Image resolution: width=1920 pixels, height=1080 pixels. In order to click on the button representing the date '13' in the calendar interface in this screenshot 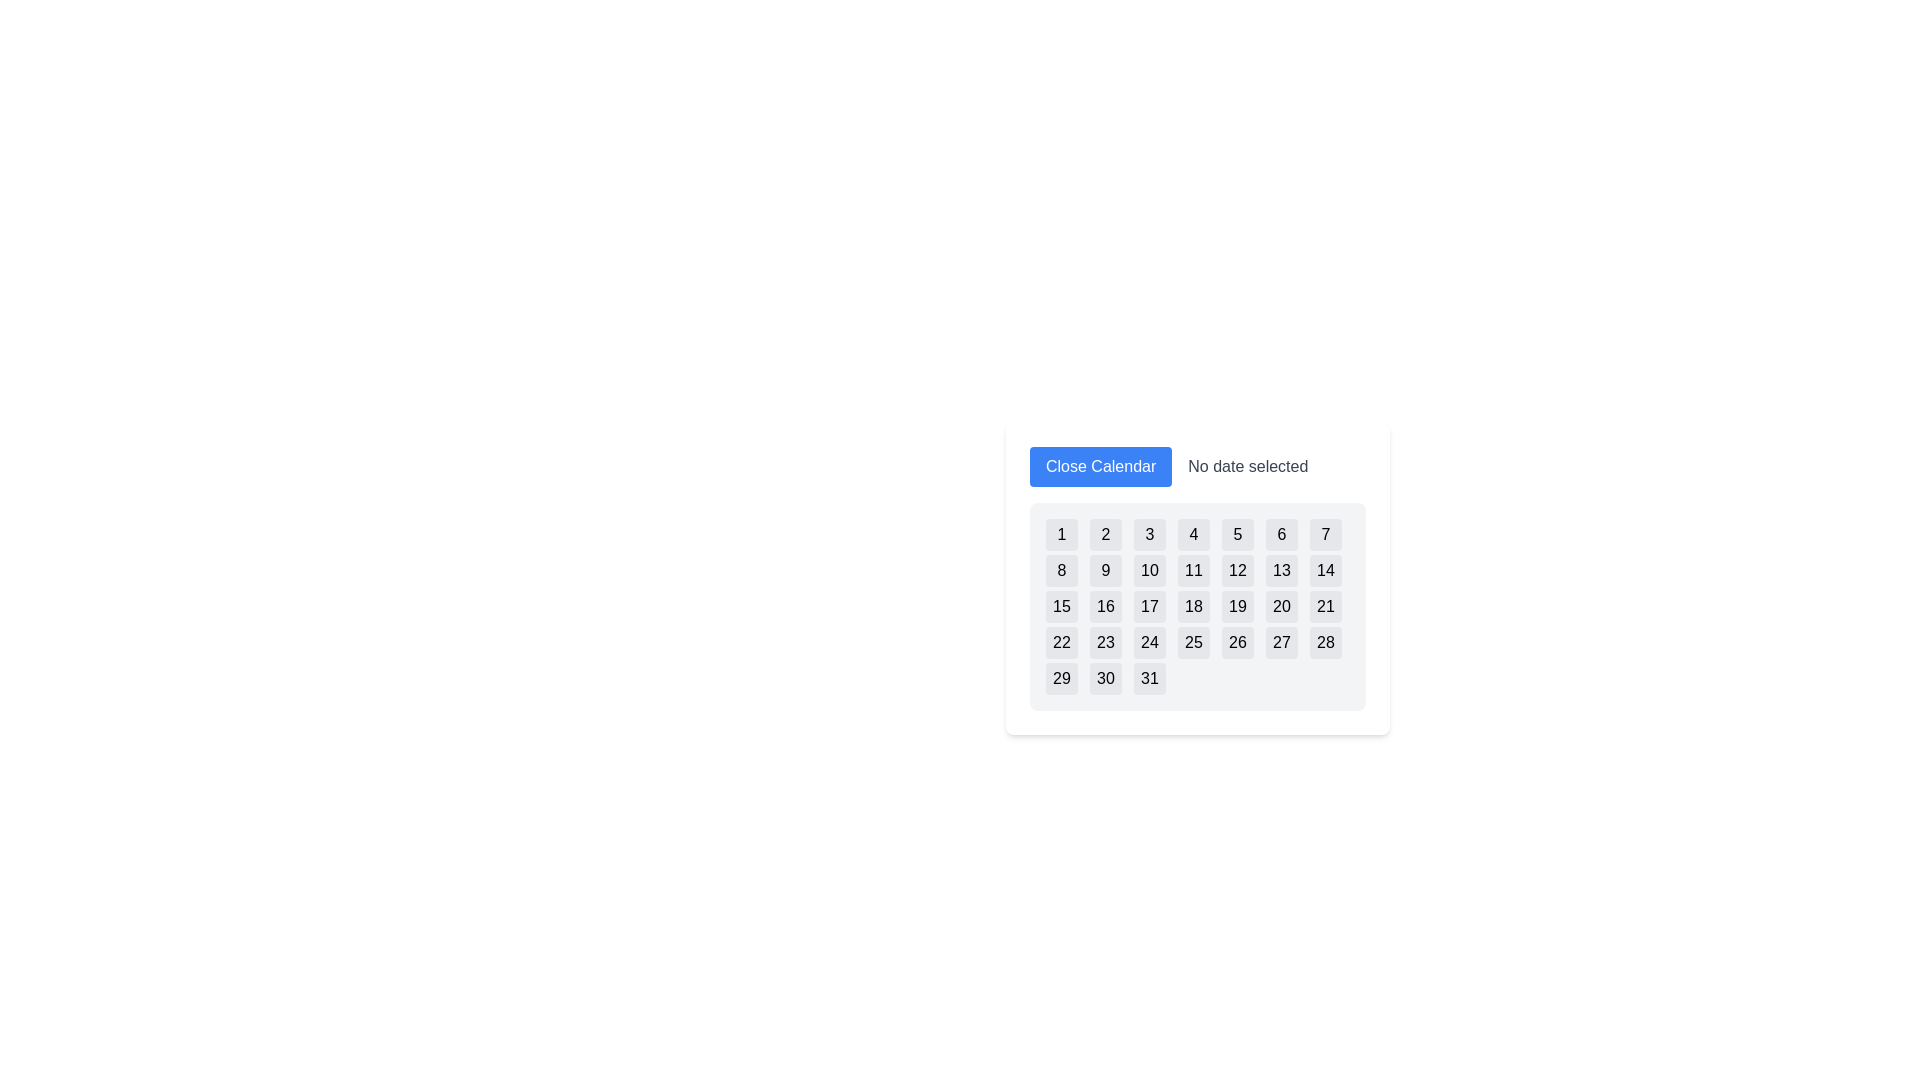, I will do `click(1281, 570)`.